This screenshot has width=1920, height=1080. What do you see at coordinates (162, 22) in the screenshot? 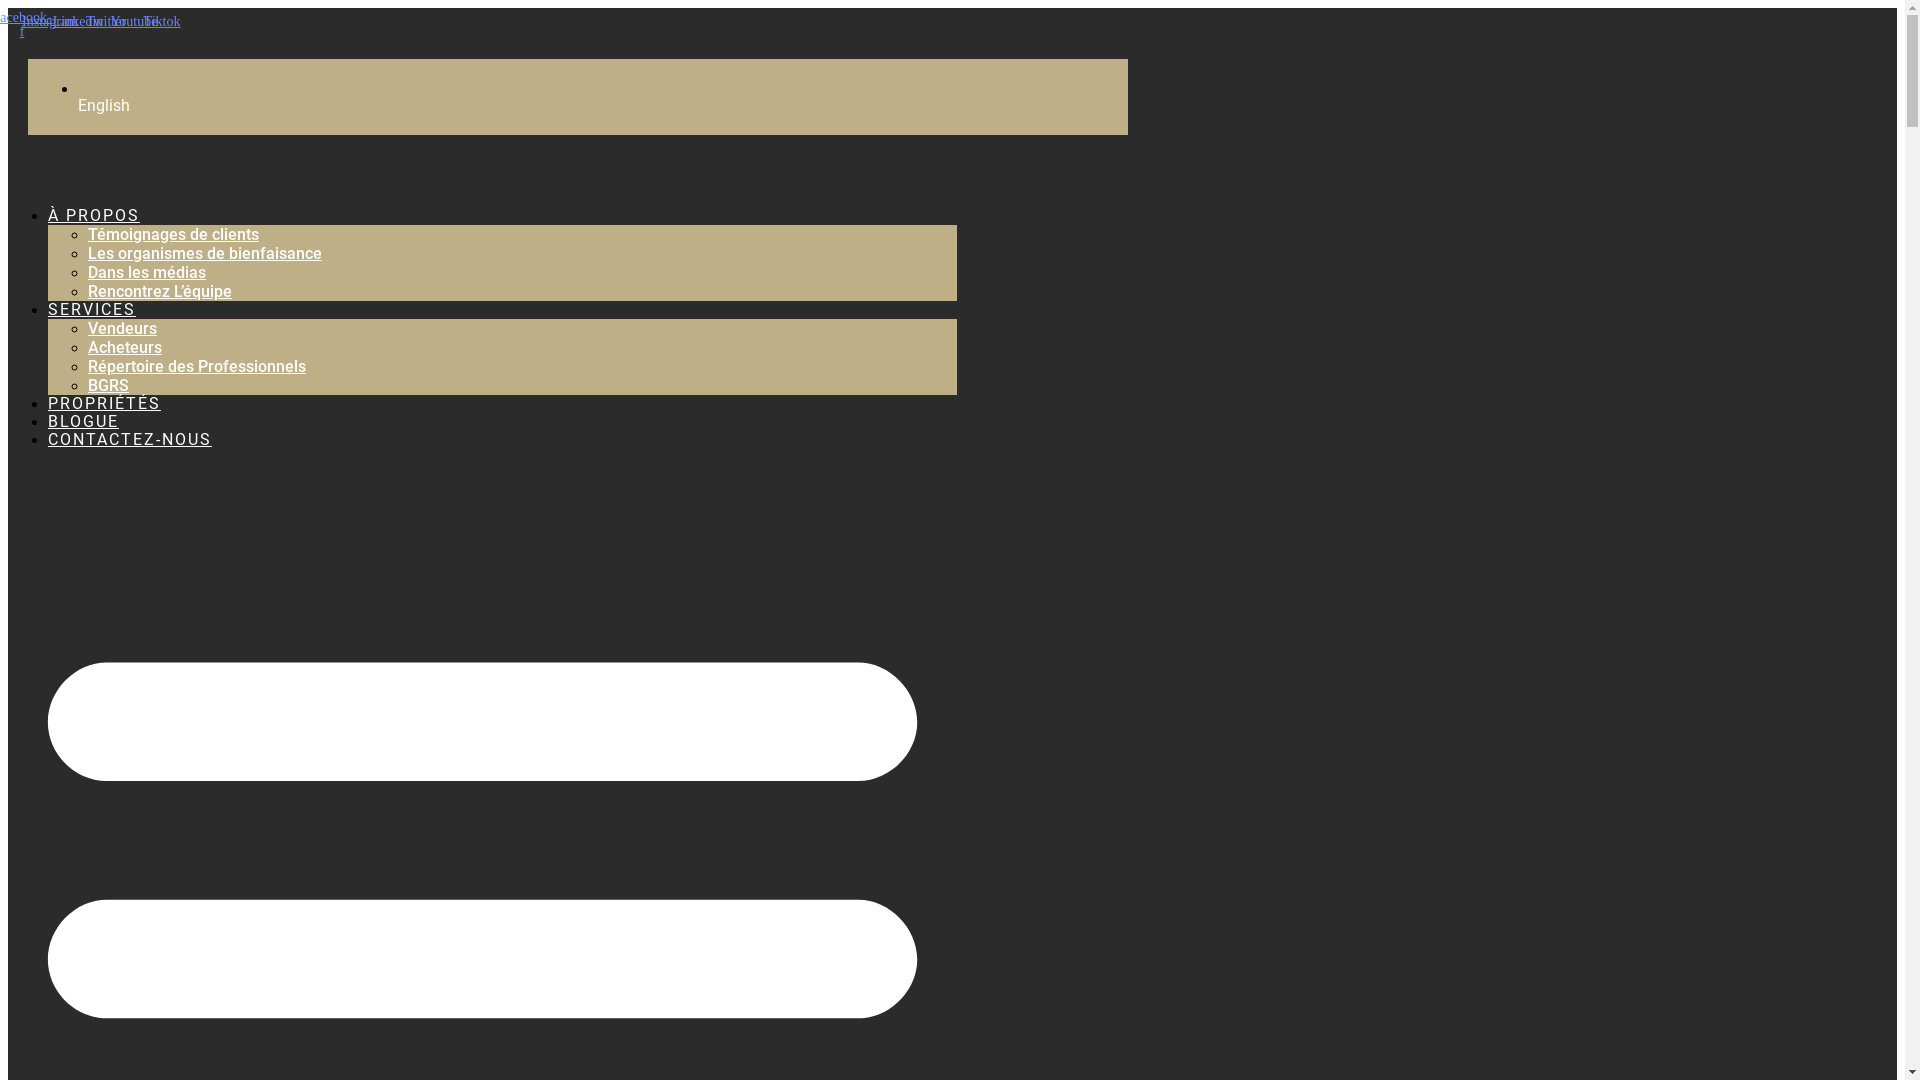
I see `'Tiktok'` at bounding box center [162, 22].